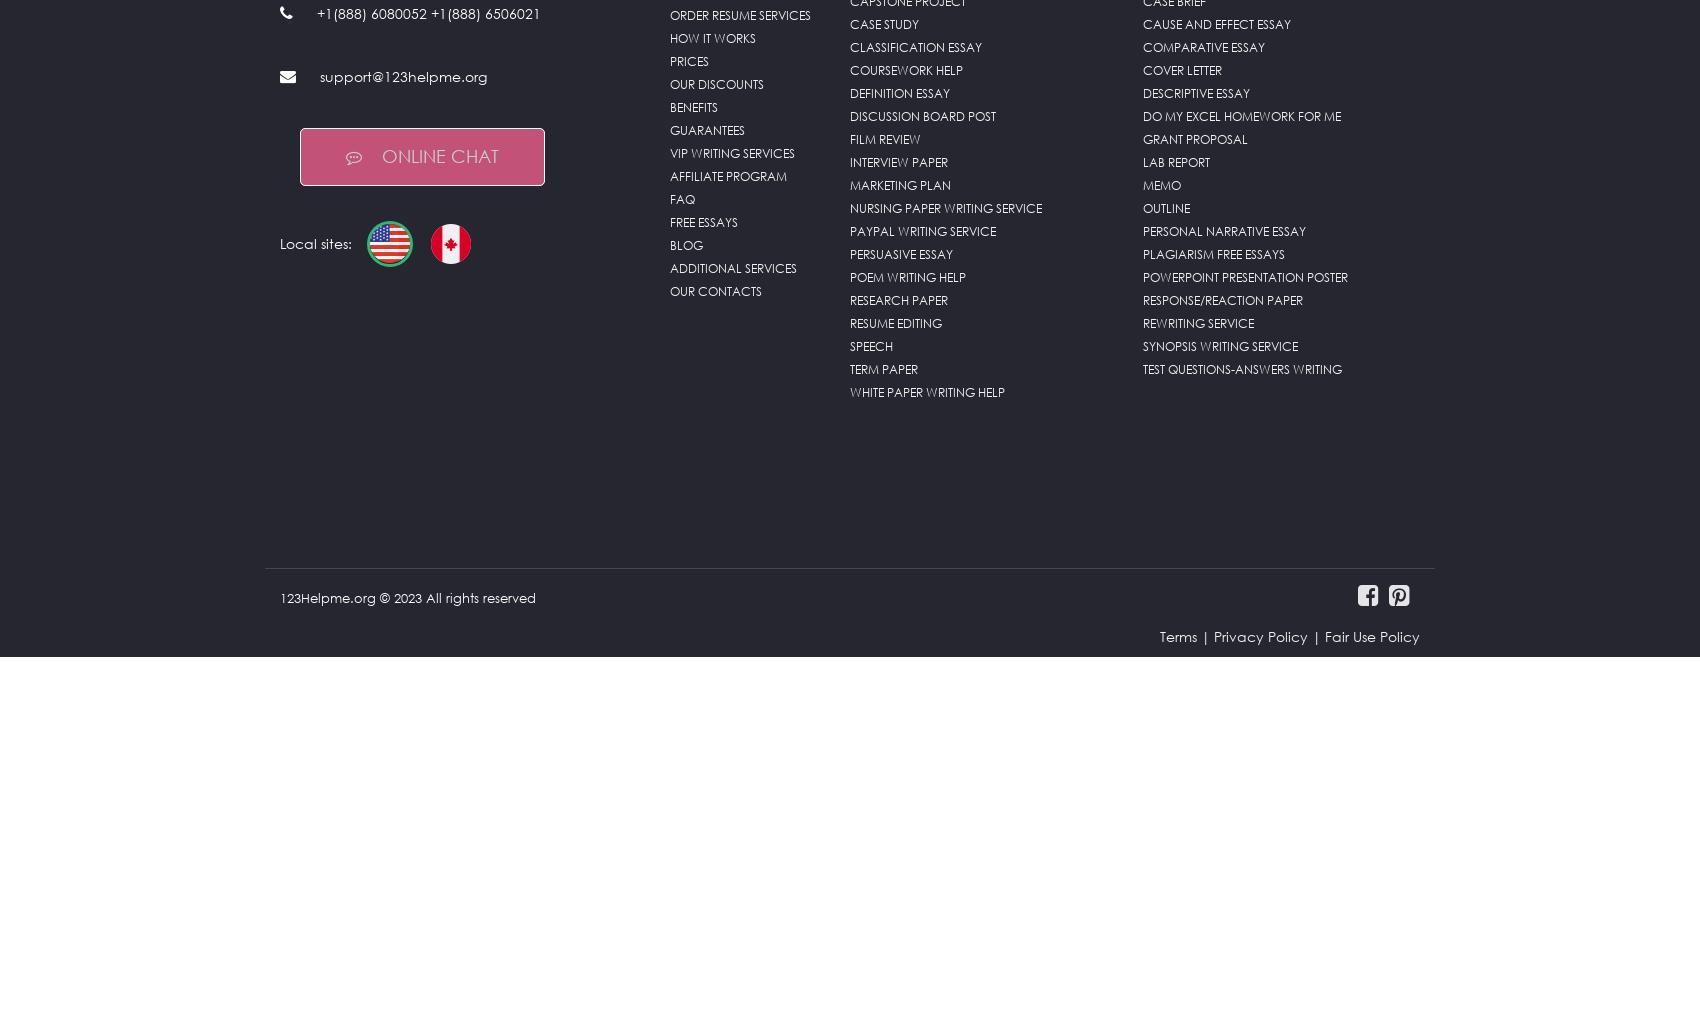  I want to click on 'Local sites:', so click(279, 262).